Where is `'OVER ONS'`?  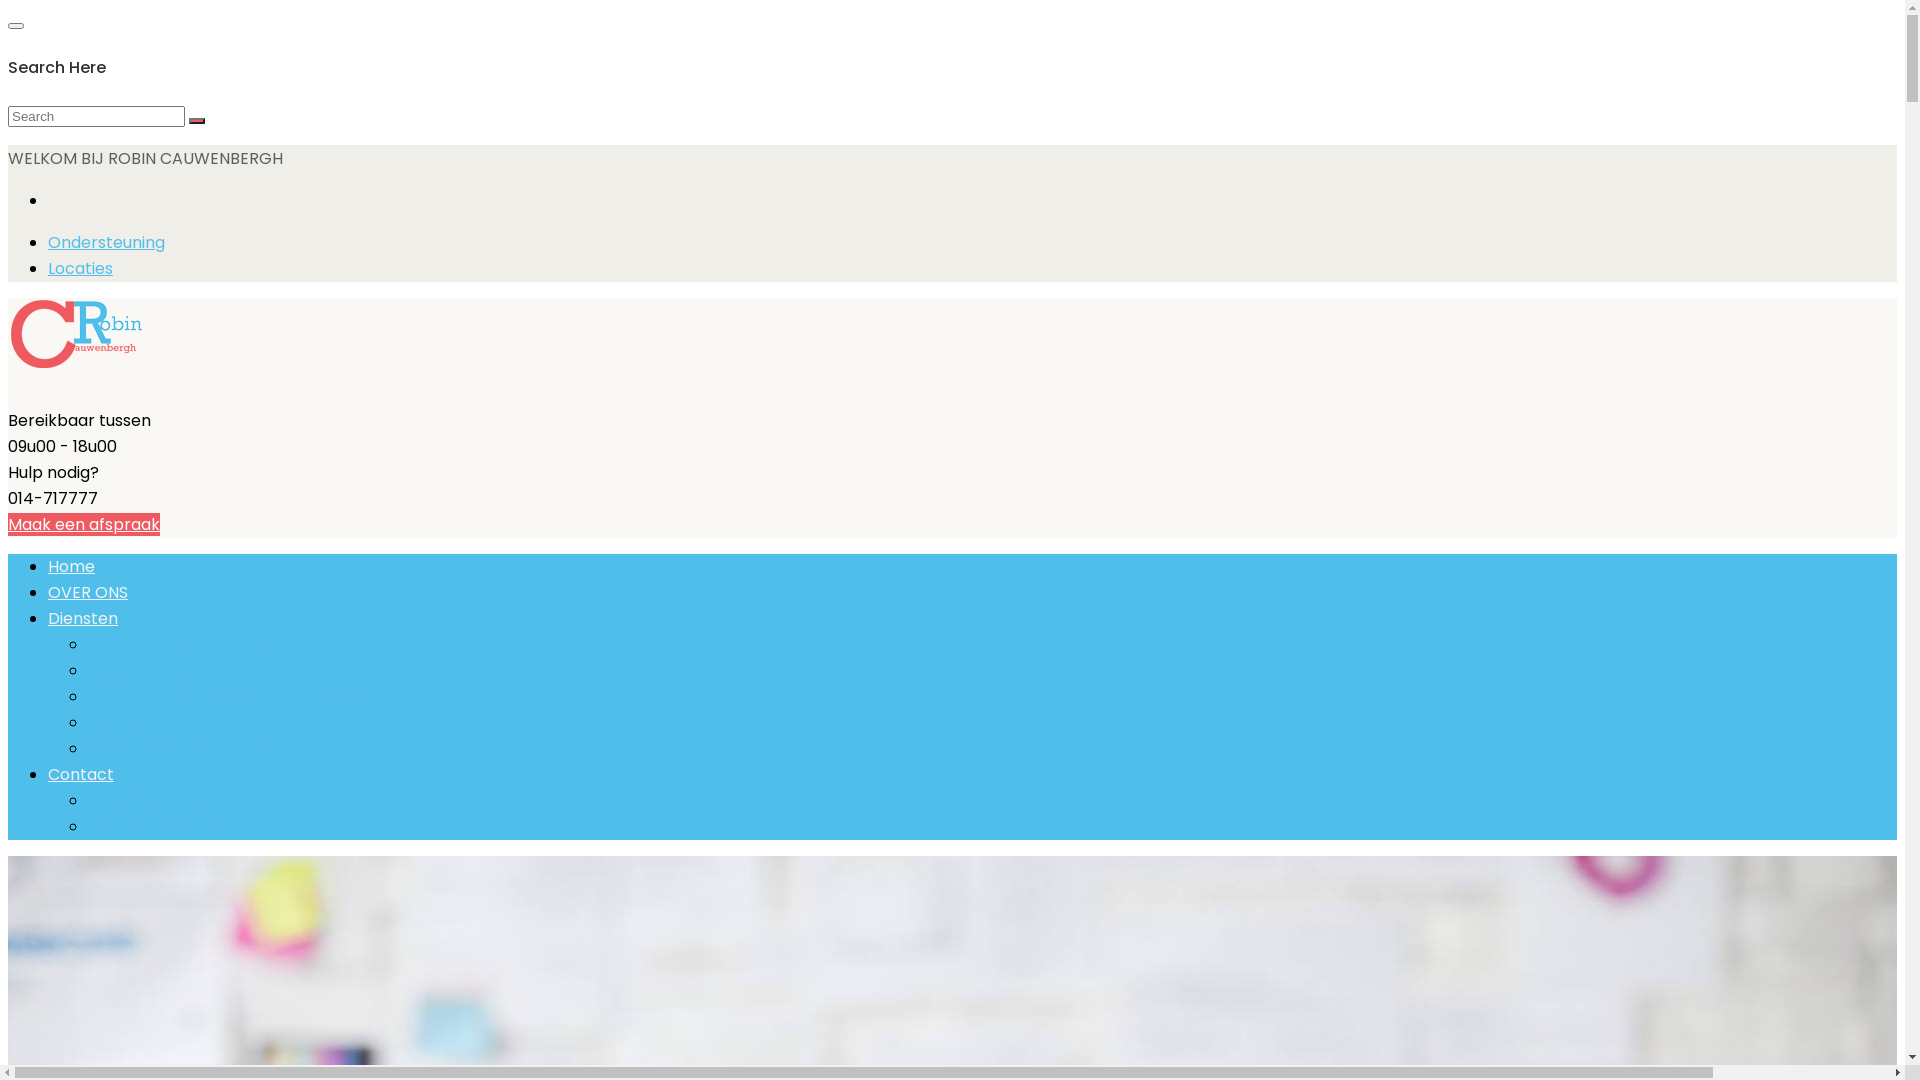 'OVER ONS' is located at coordinates (86, 591).